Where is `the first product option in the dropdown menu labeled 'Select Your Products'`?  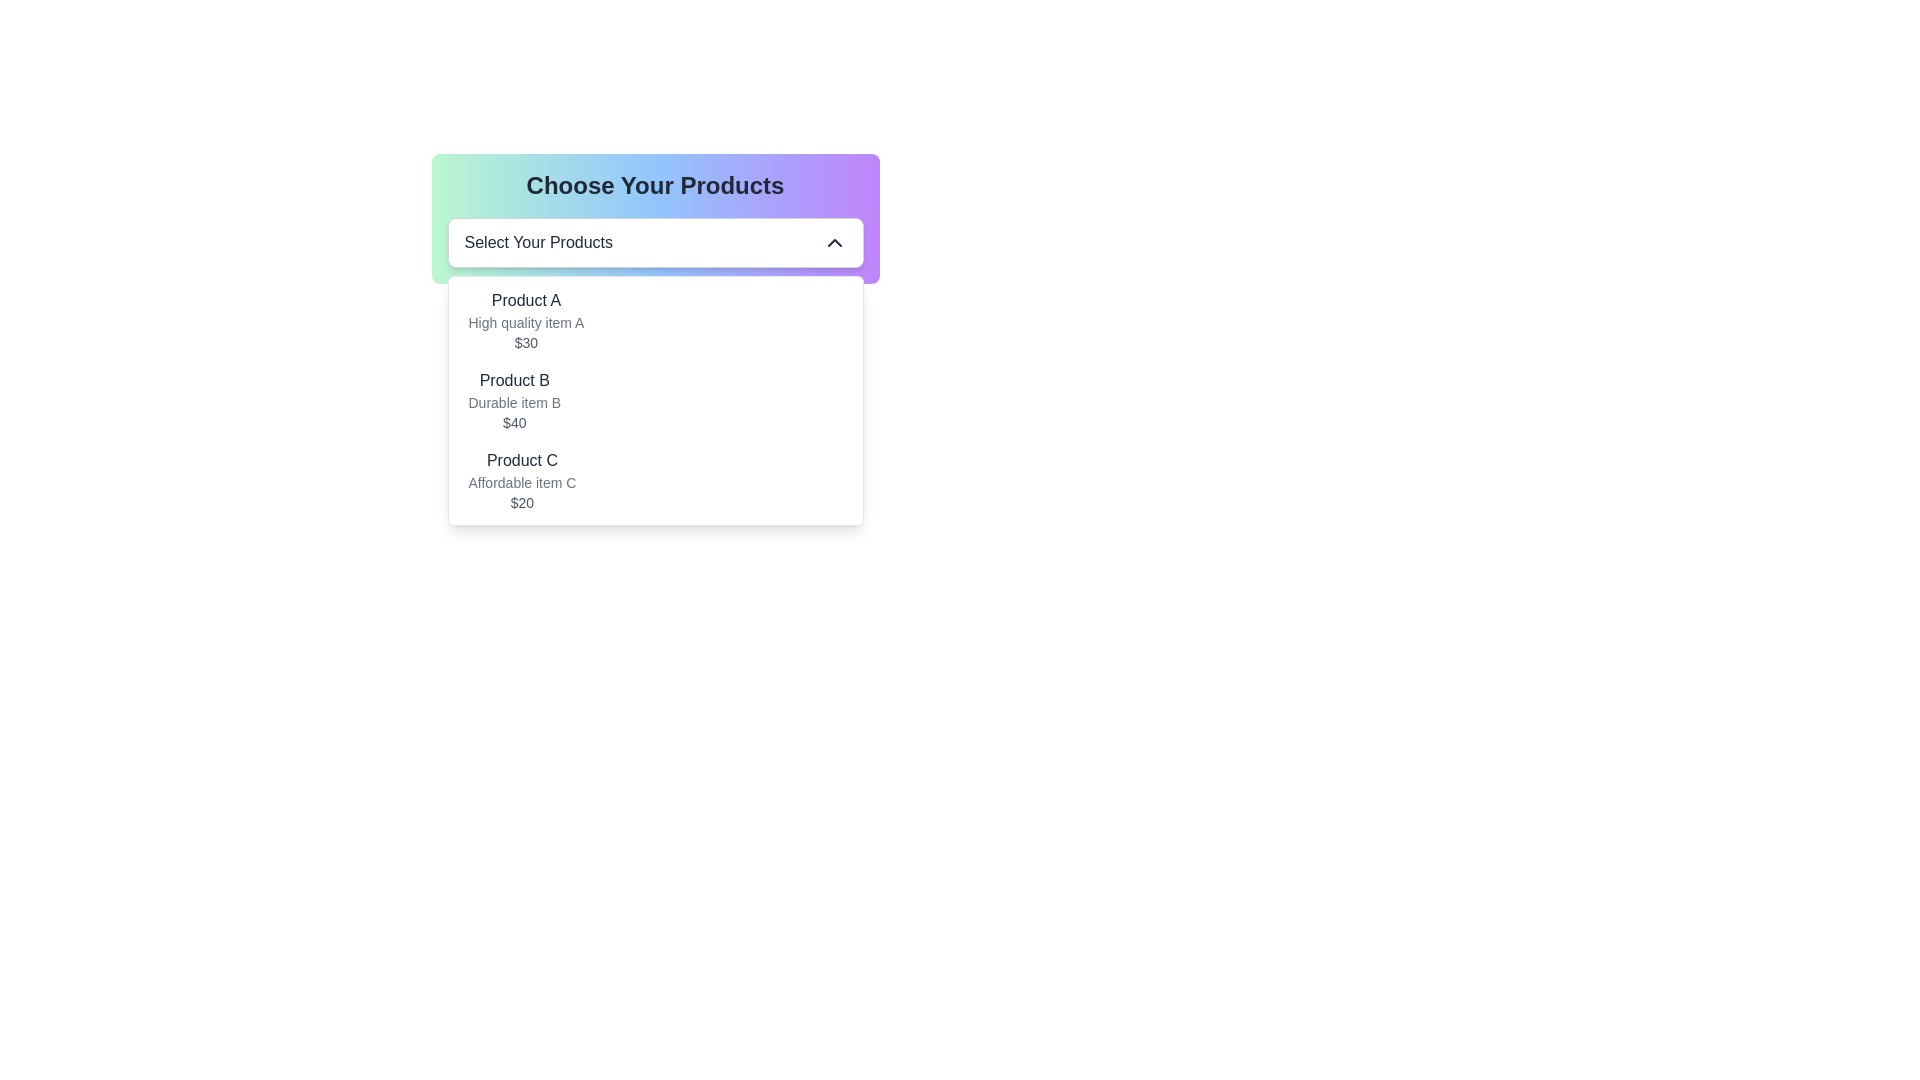 the first product option in the dropdown menu labeled 'Select Your Products' is located at coordinates (655, 319).